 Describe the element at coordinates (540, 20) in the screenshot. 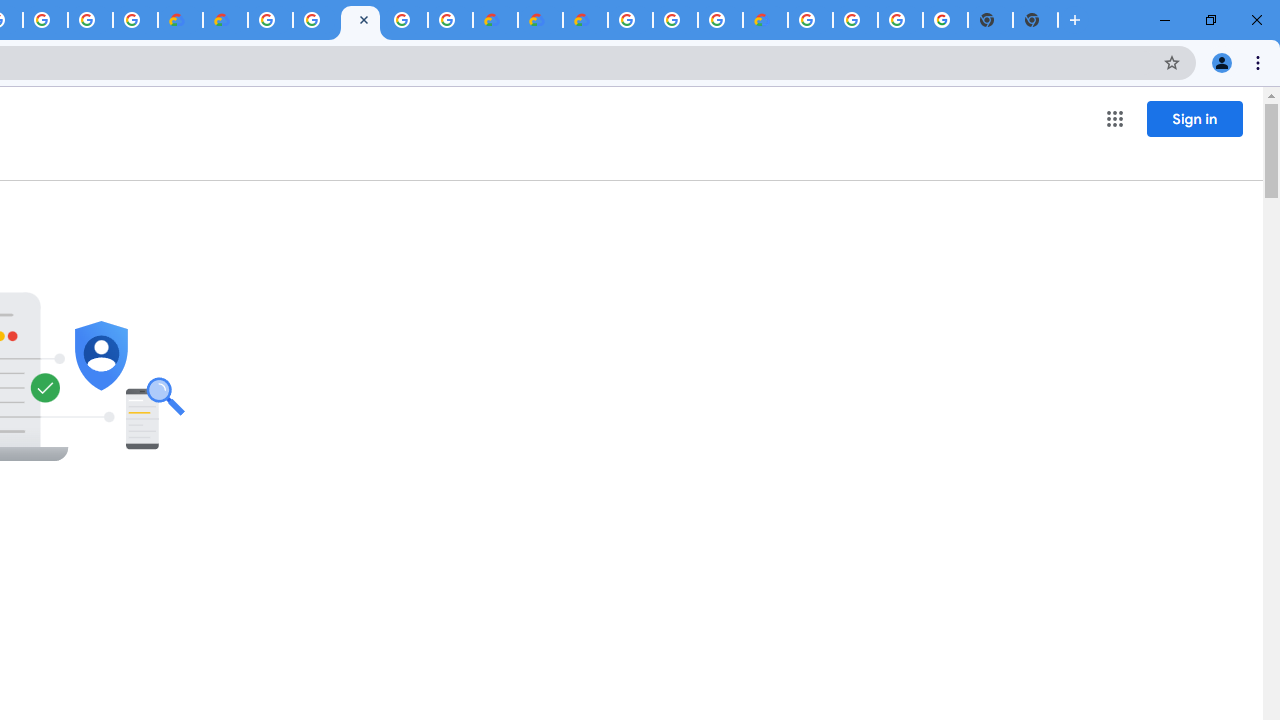

I see `'Google Cloud Pricing Calculator'` at that location.